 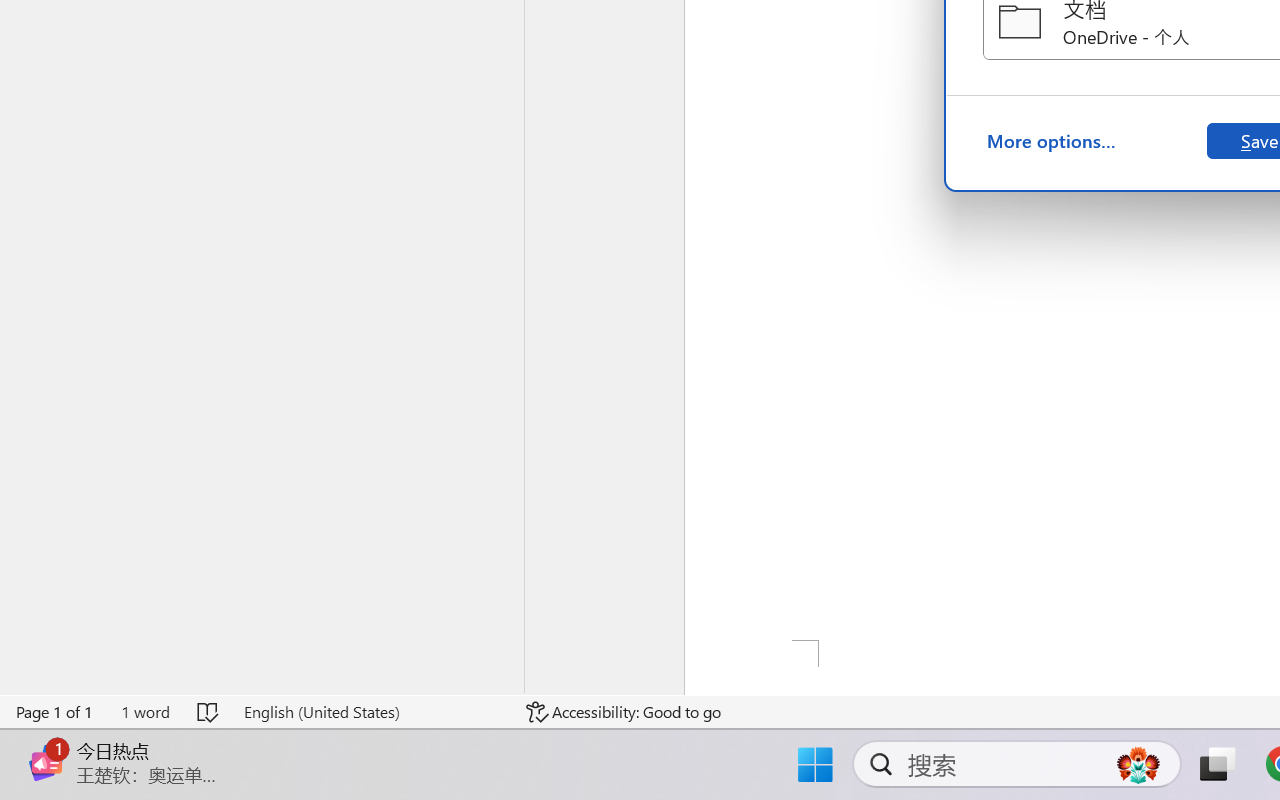 What do you see at coordinates (209, 711) in the screenshot?
I see `'Spelling and Grammar Check No Errors'` at bounding box center [209, 711].